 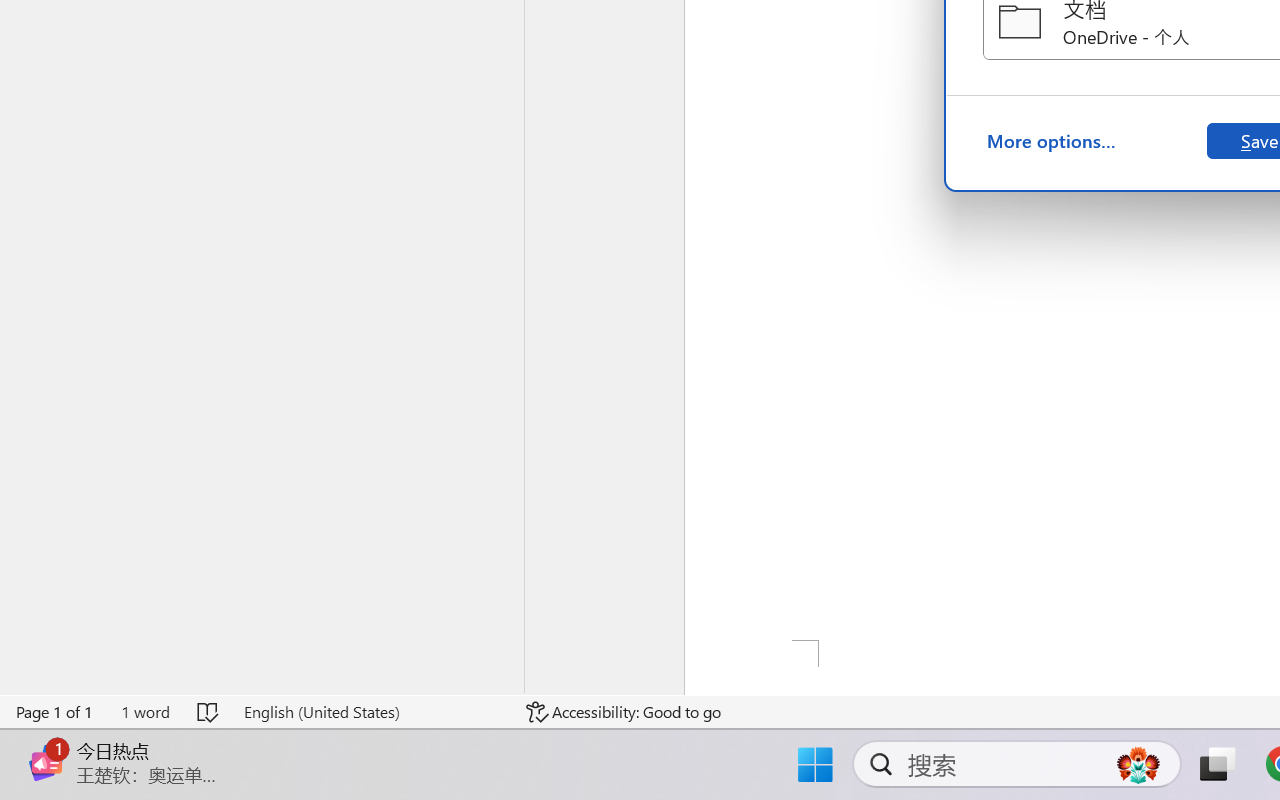 What do you see at coordinates (209, 711) in the screenshot?
I see `'Spelling and Grammar Check No Errors'` at bounding box center [209, 711].